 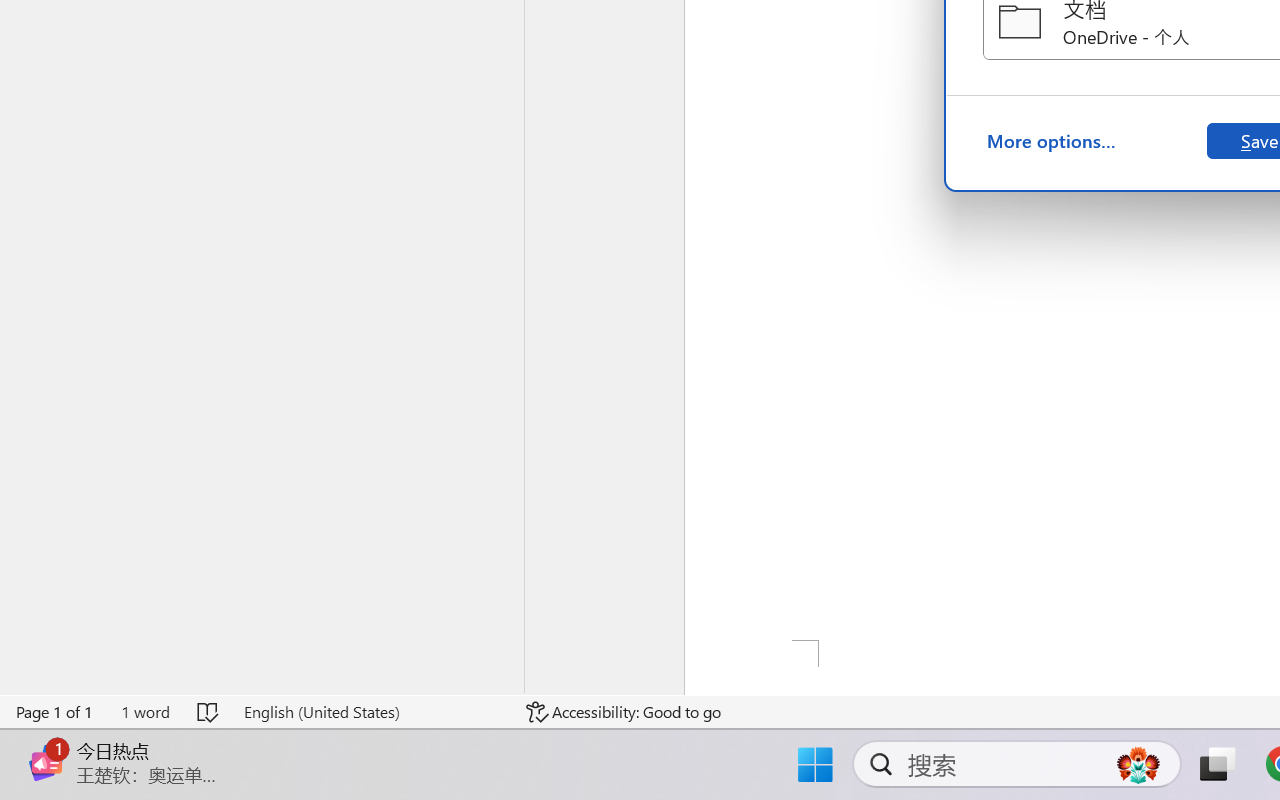 What do you see at coordinates (209, 711) in the screenshot?
I see `'Spelling and Grammar Check No Errors'` at bounding box center [209, 711].